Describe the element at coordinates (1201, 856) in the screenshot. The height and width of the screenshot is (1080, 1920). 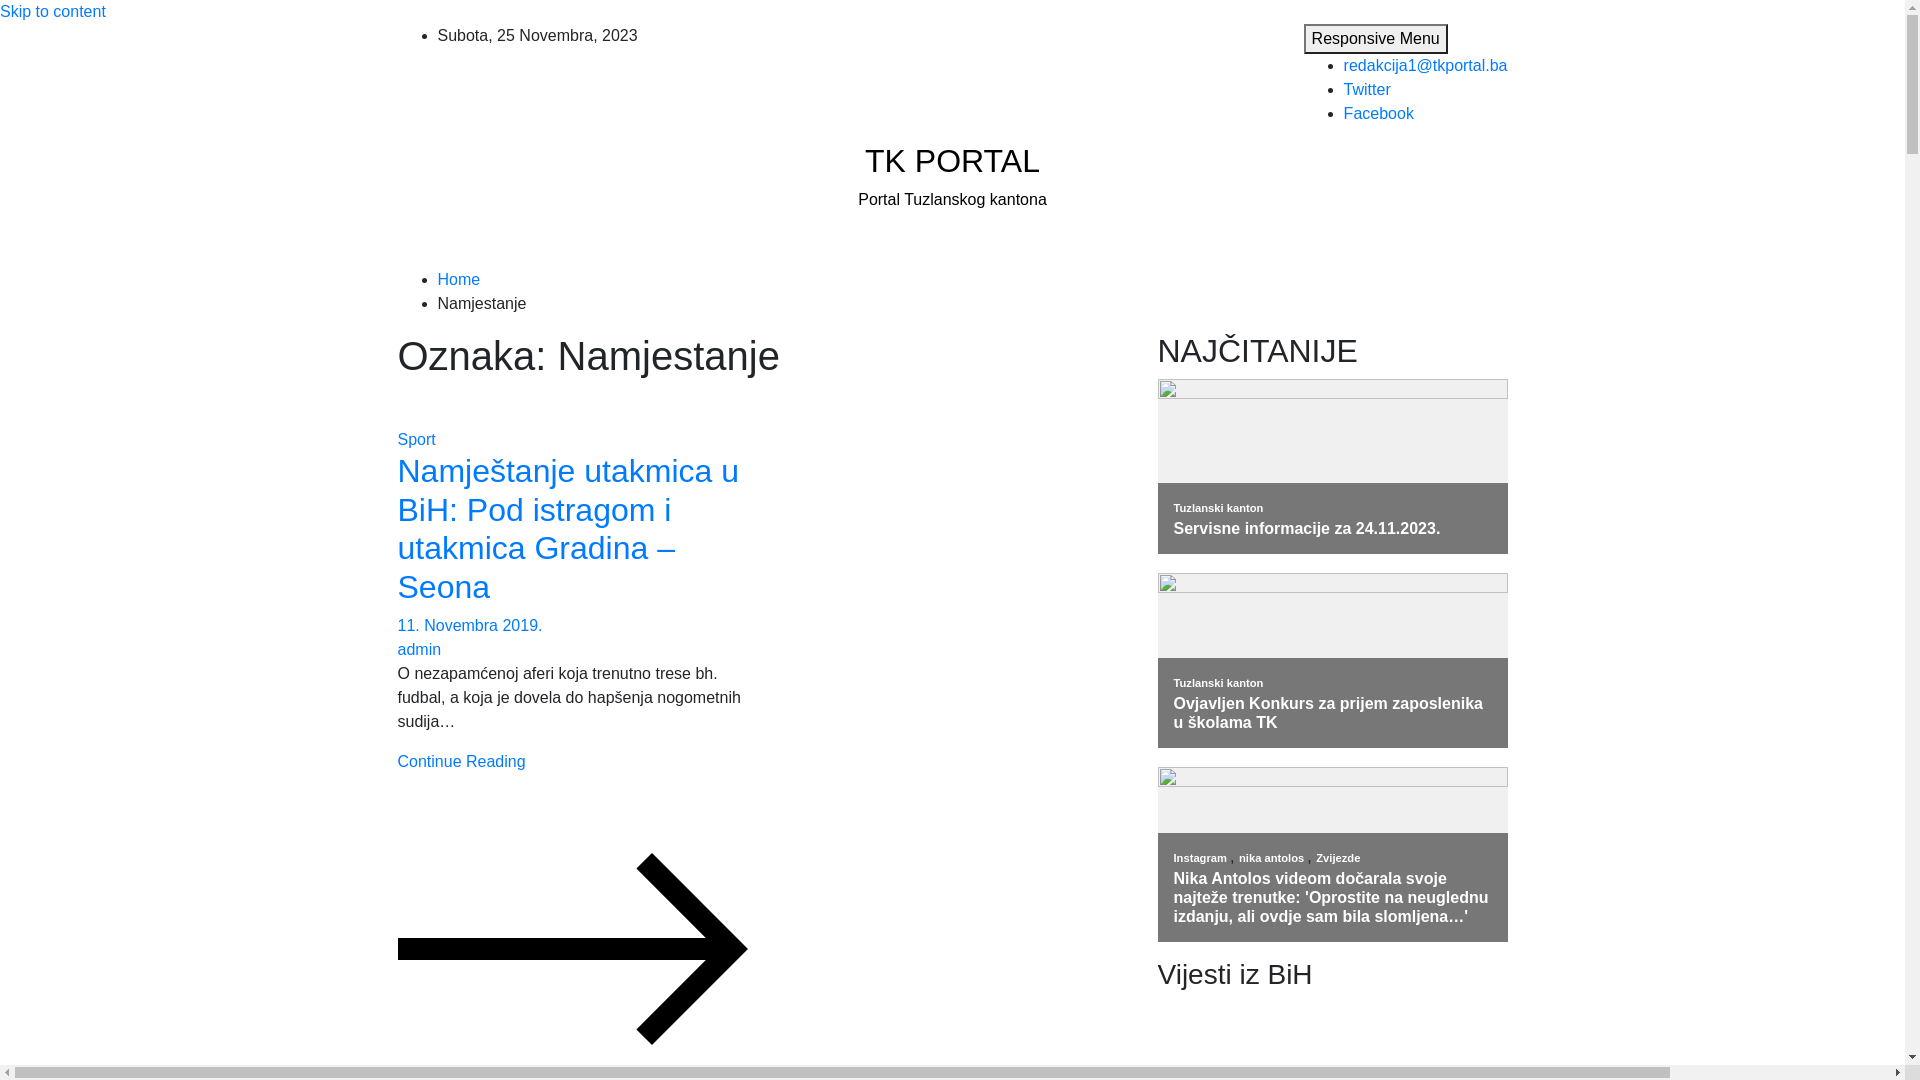
I see `'Instagram'` at that location.